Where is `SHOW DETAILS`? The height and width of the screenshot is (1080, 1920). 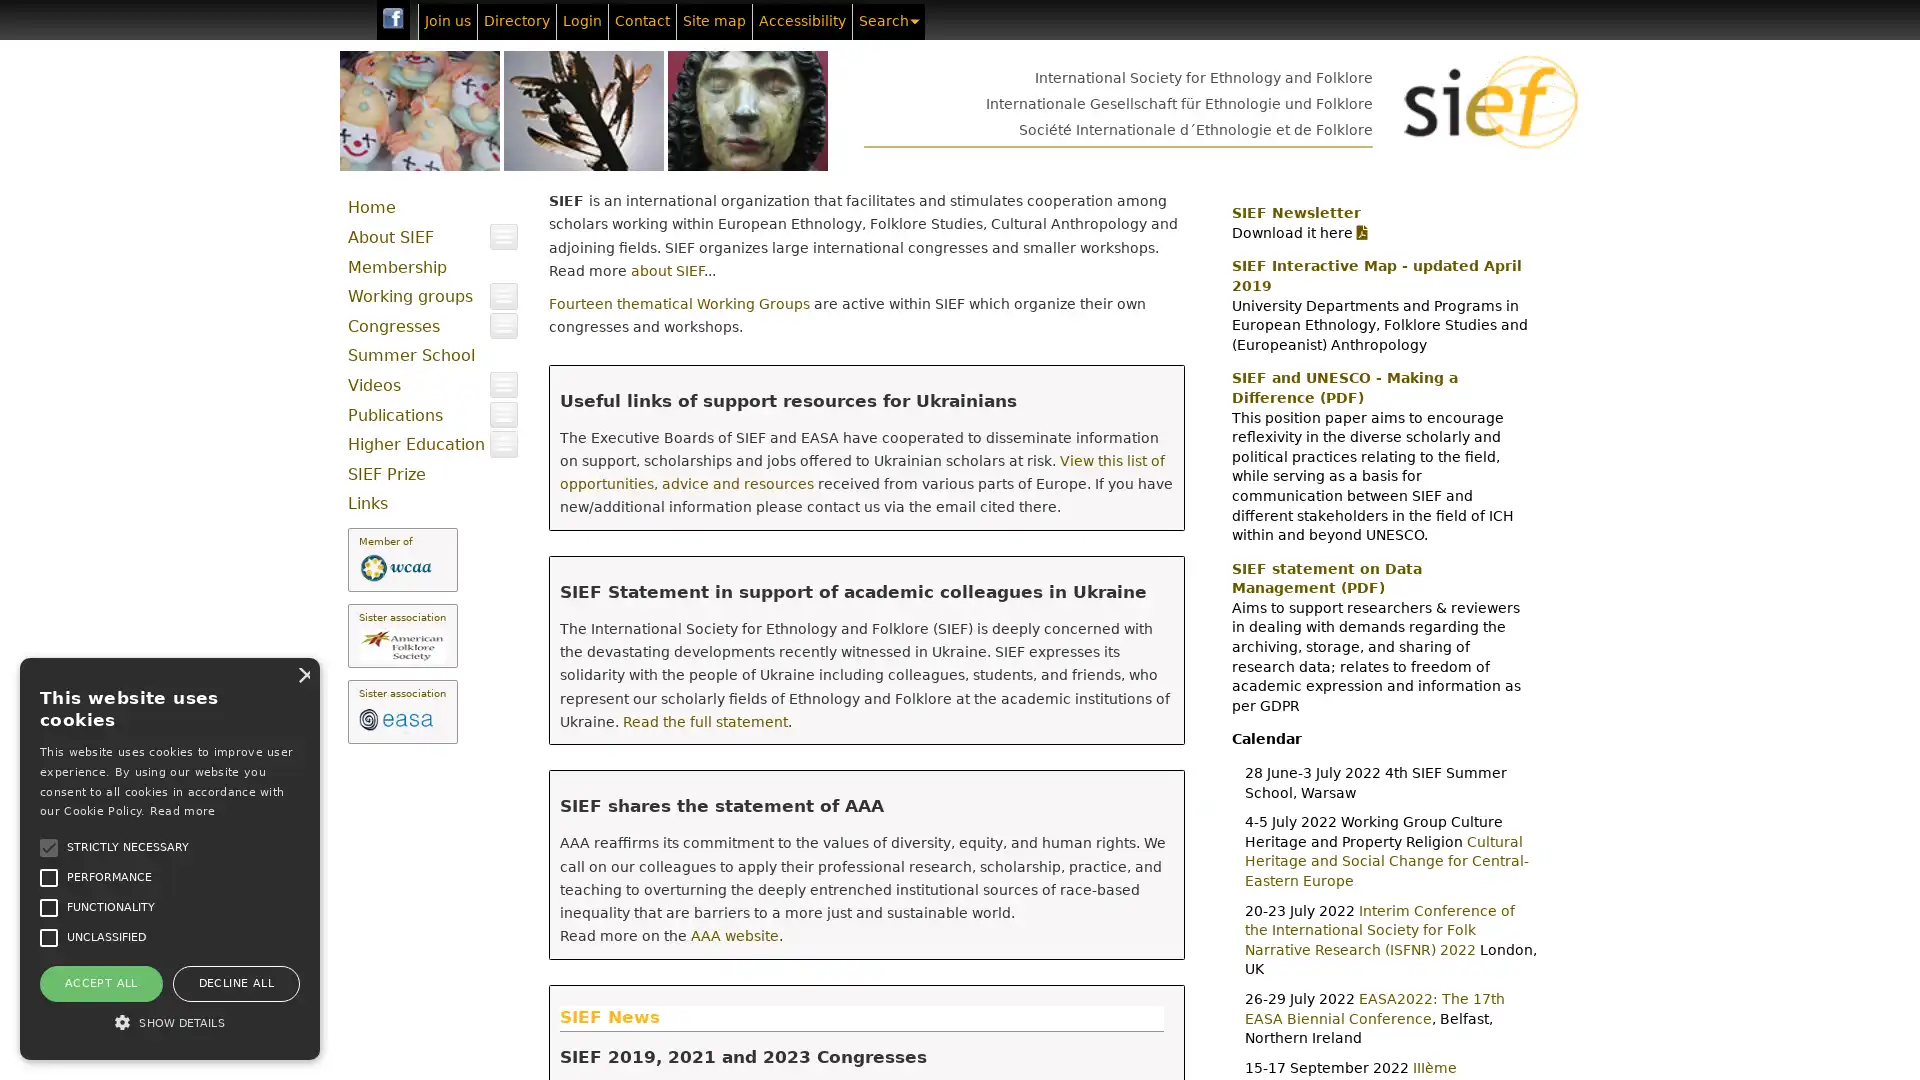 SHOW DETAILS is located at coordinates (169, 1022).